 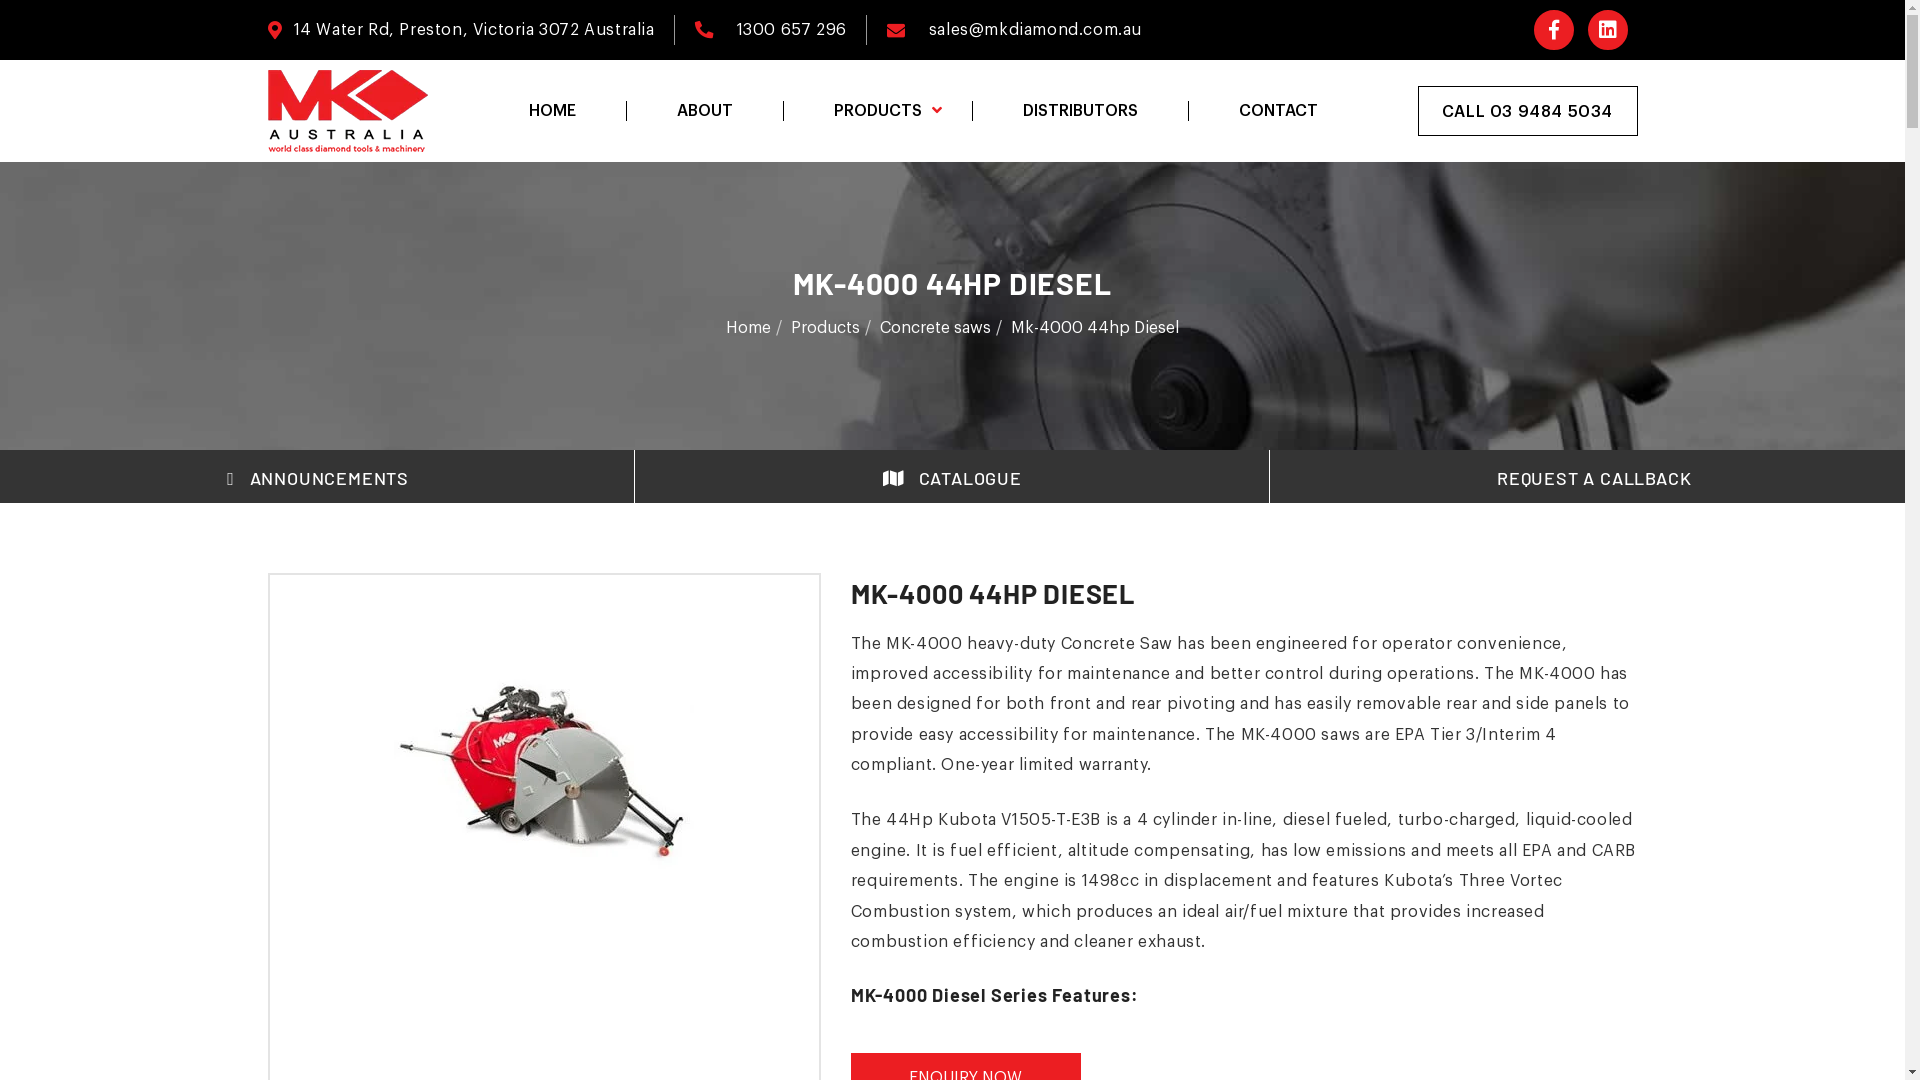 What do you see at coordinates (316, 478) in the screenshot?
I see `'ANNOUNCEMENTS'` at bounding box center [316, 478].